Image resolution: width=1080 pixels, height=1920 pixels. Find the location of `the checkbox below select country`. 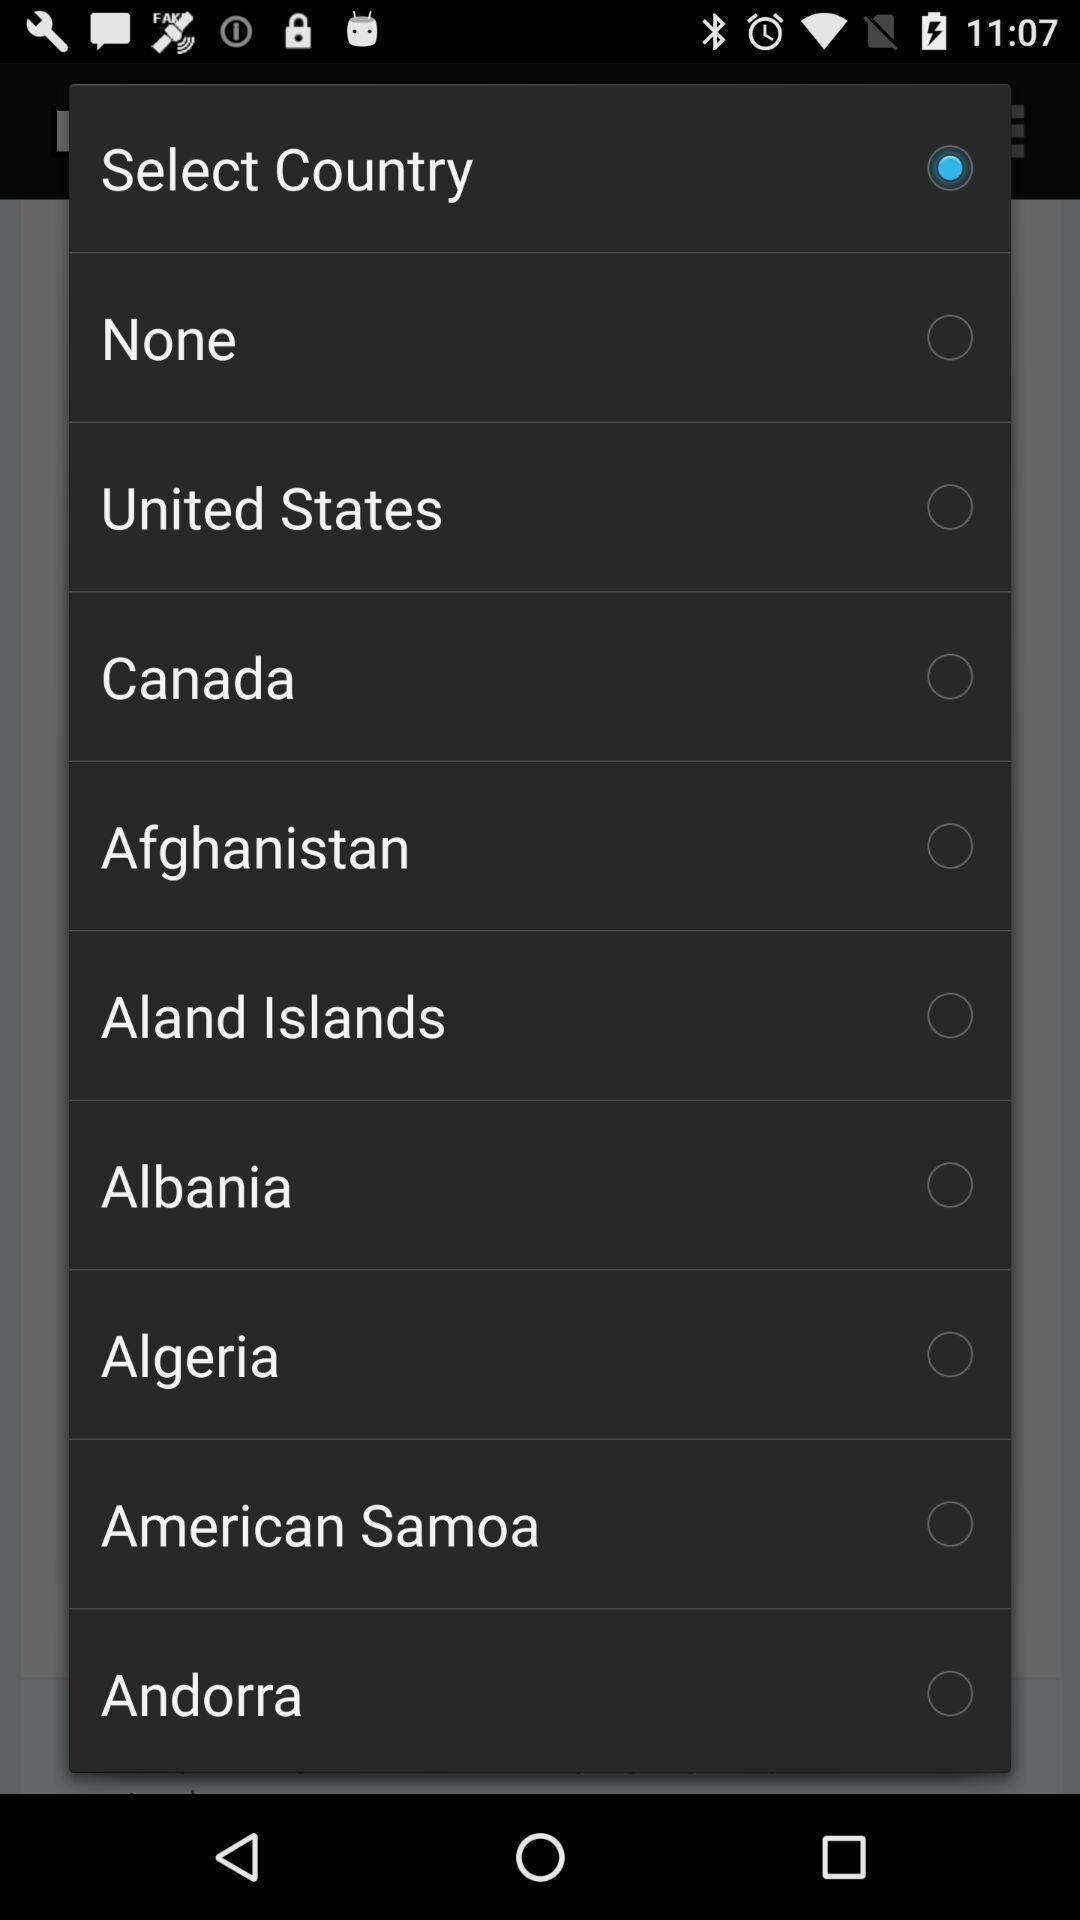

the checkbox below select country is located at coordinates (540, 337).